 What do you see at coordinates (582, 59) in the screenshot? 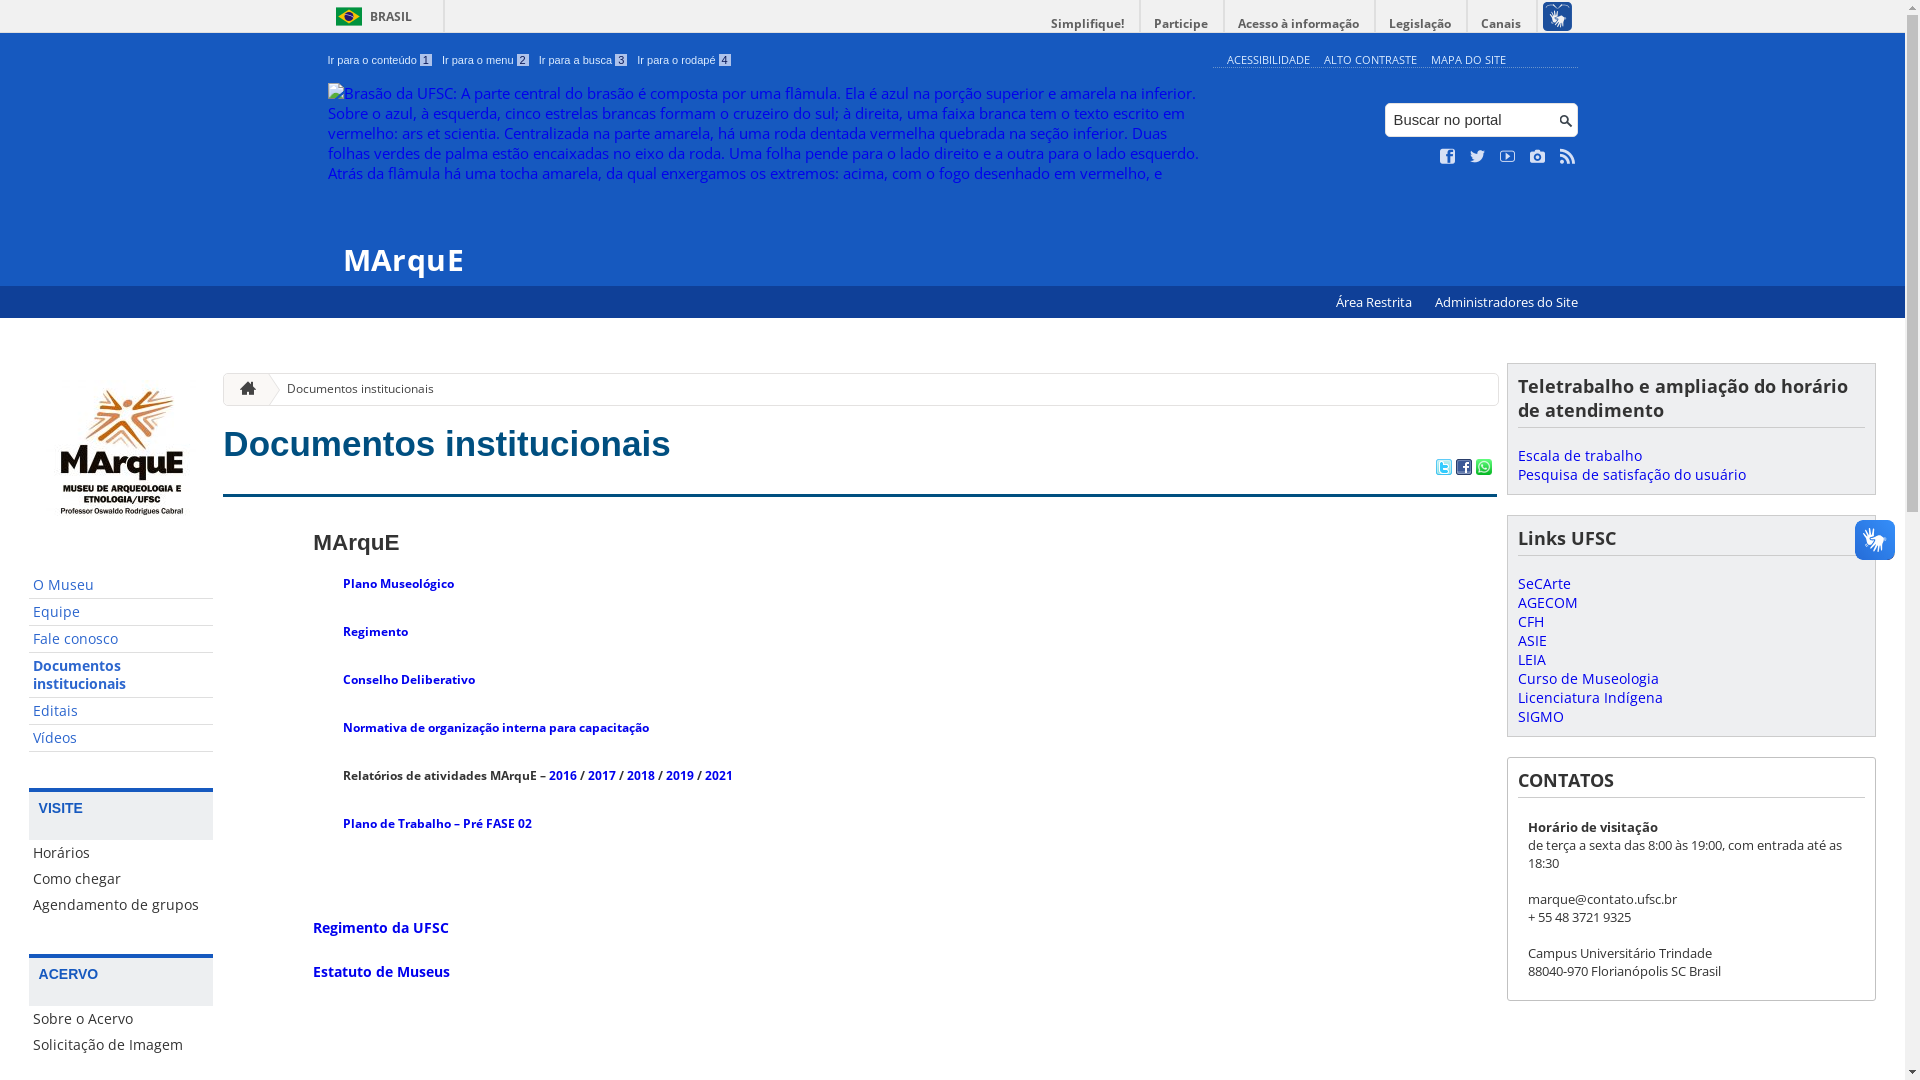
I see `'Ir para a busca 3'` at bounding box center [582, 59].